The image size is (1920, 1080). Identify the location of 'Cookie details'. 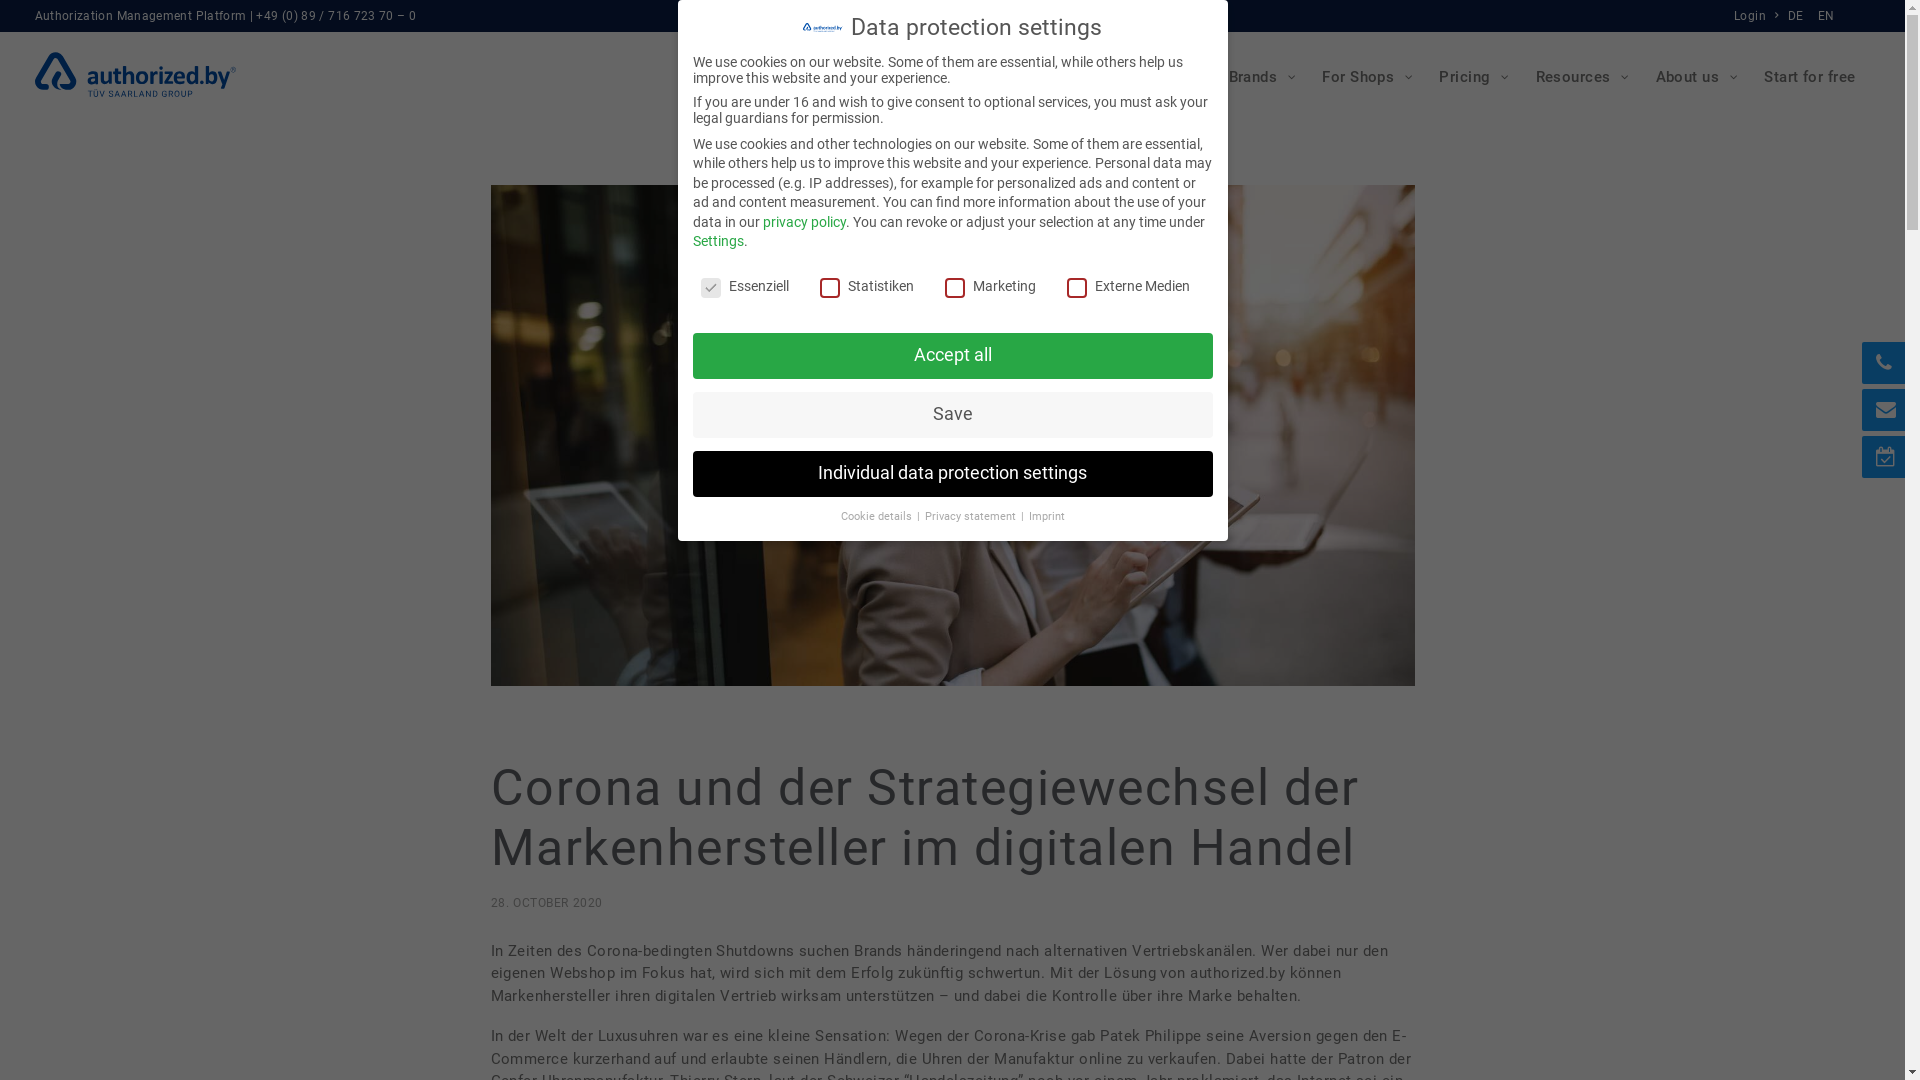
(877, 515).